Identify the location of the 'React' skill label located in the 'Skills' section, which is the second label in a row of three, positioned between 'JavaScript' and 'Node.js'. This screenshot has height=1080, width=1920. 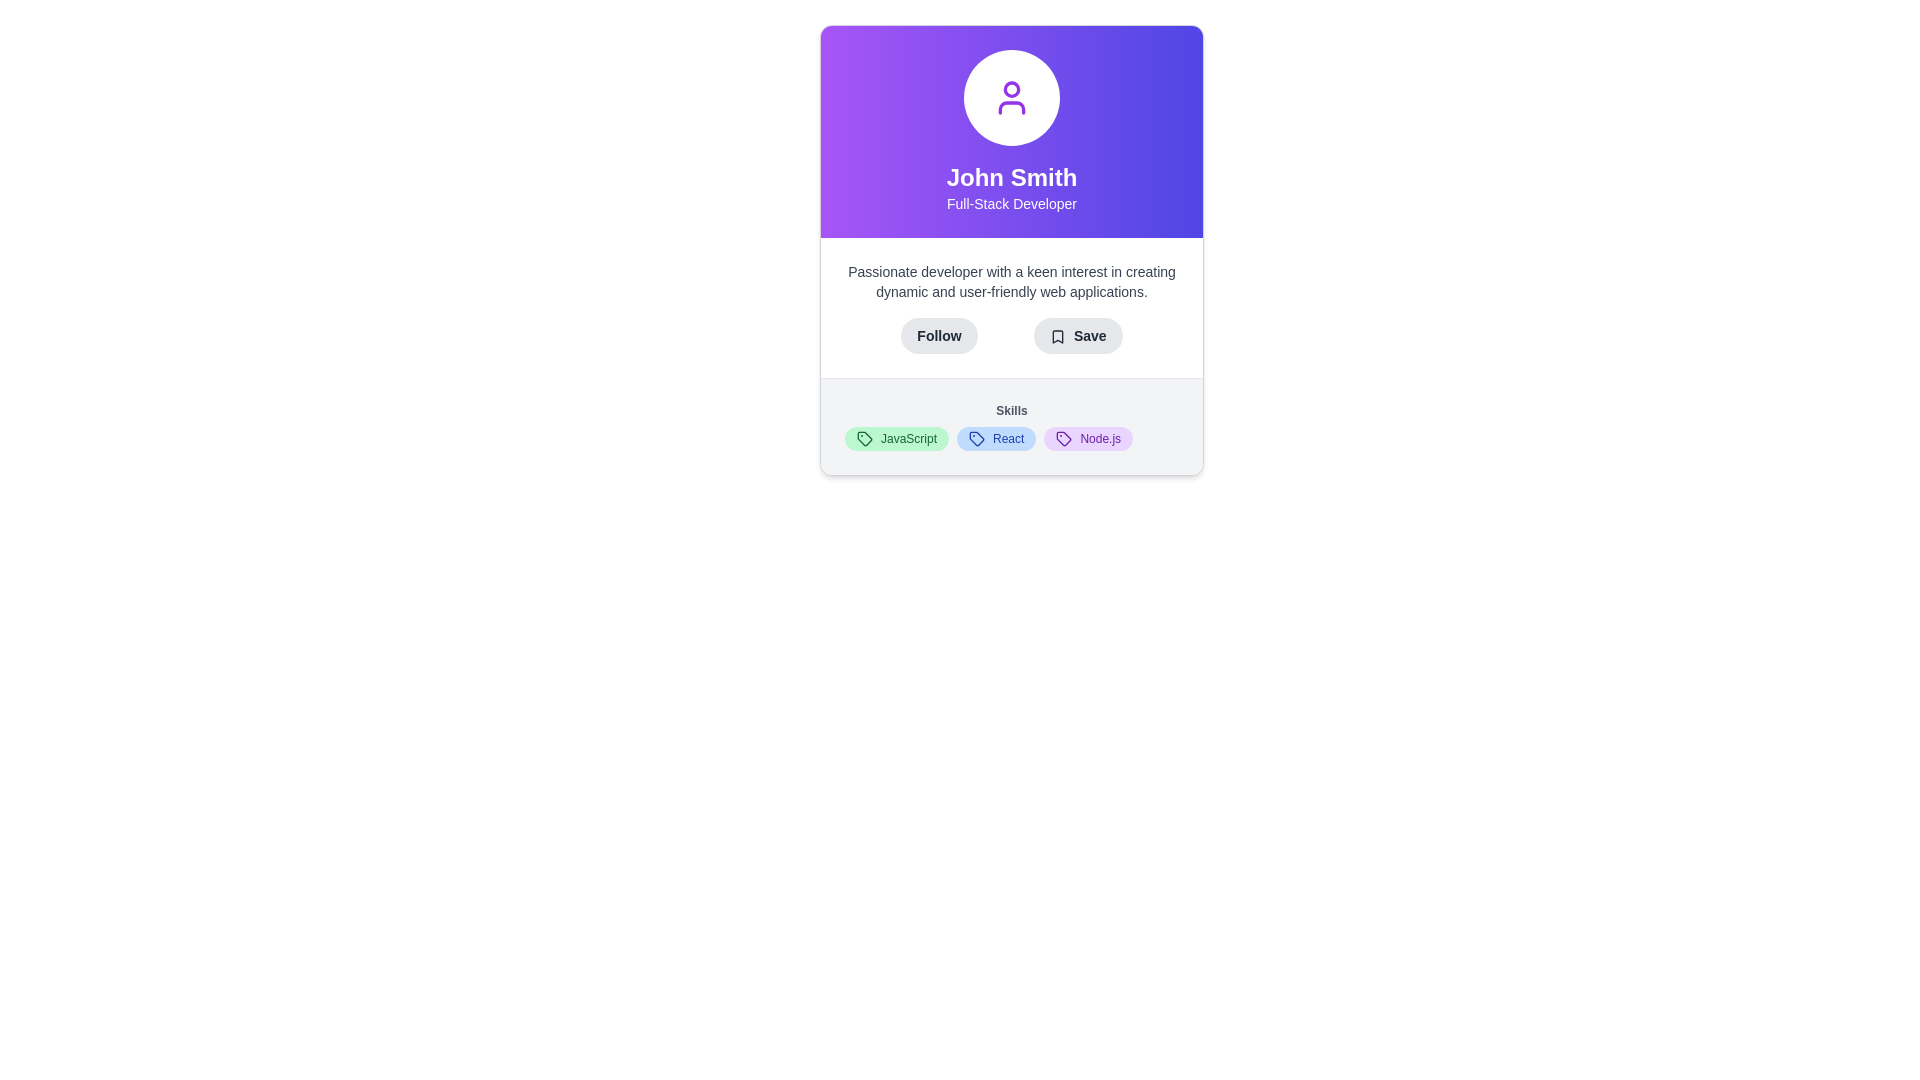
(996, 438).